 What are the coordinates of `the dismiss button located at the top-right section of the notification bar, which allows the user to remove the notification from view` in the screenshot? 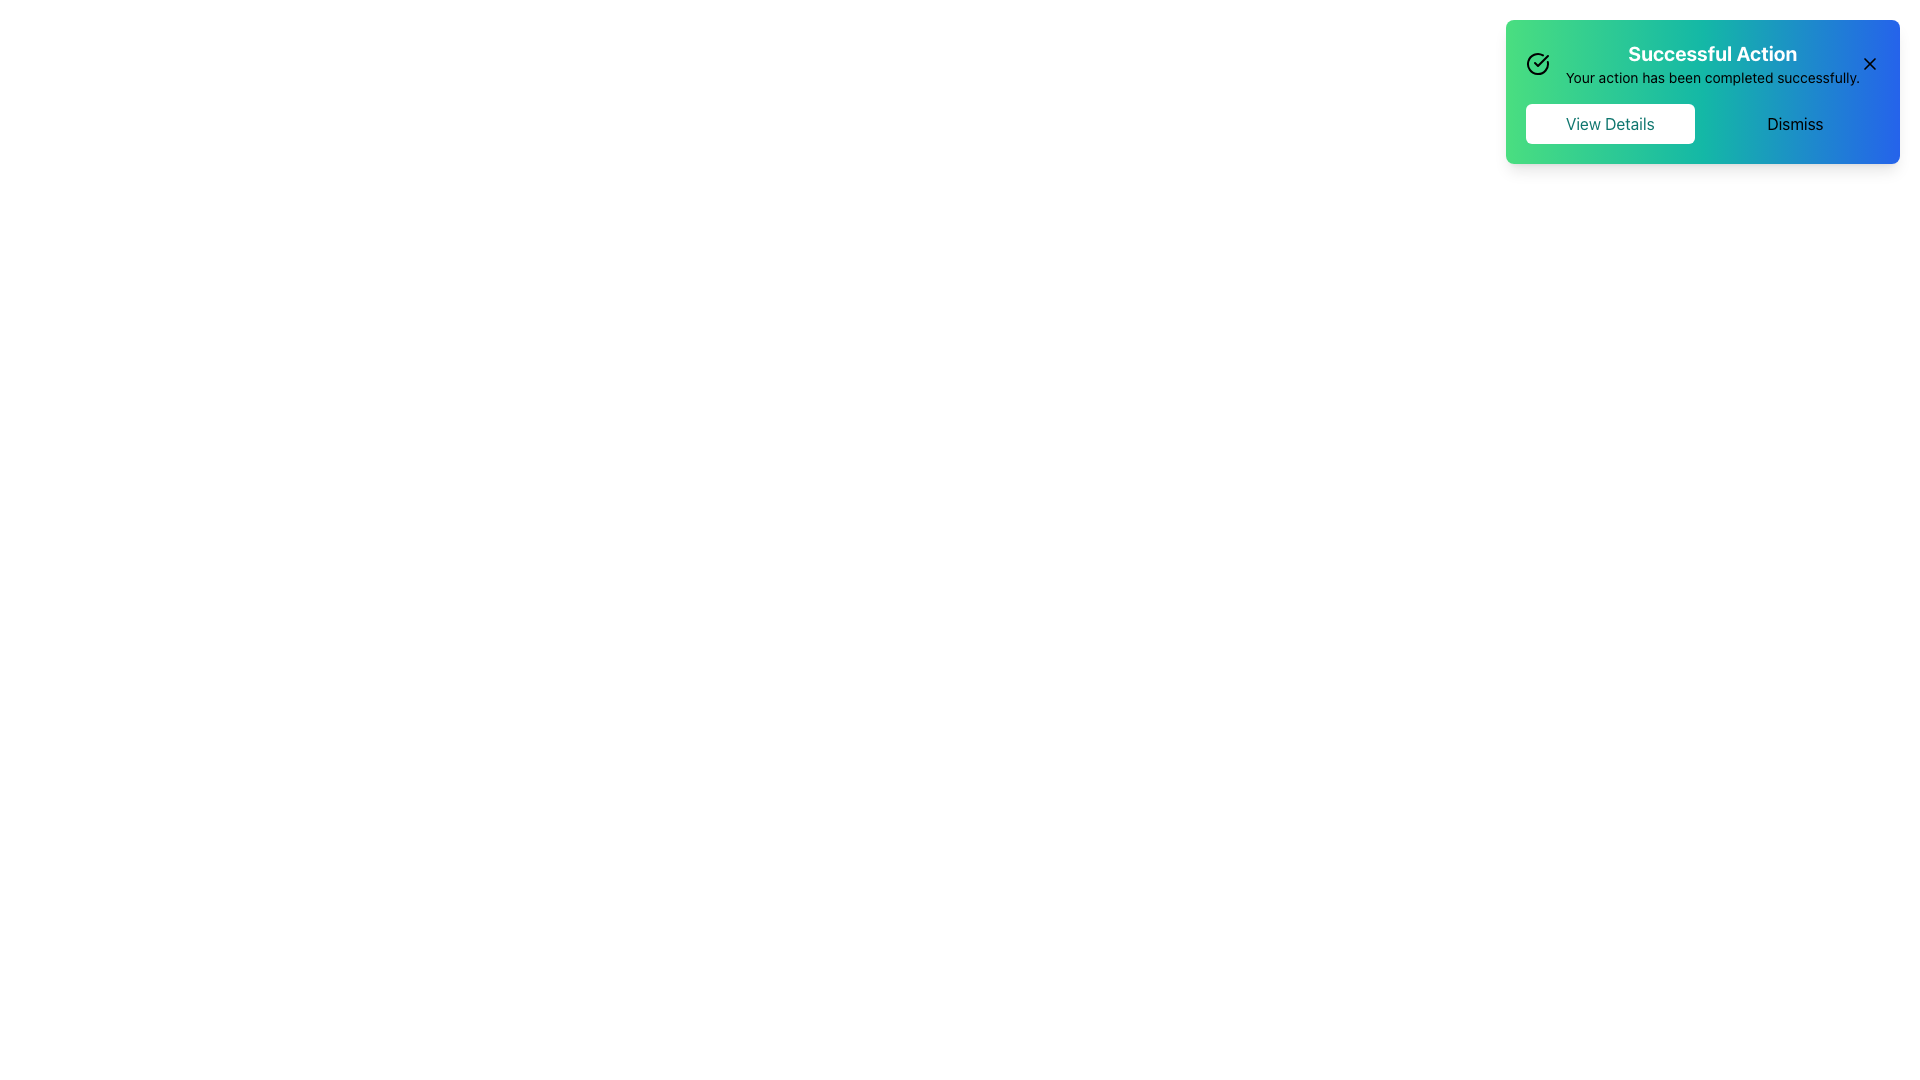 It's located at (1869, 63).